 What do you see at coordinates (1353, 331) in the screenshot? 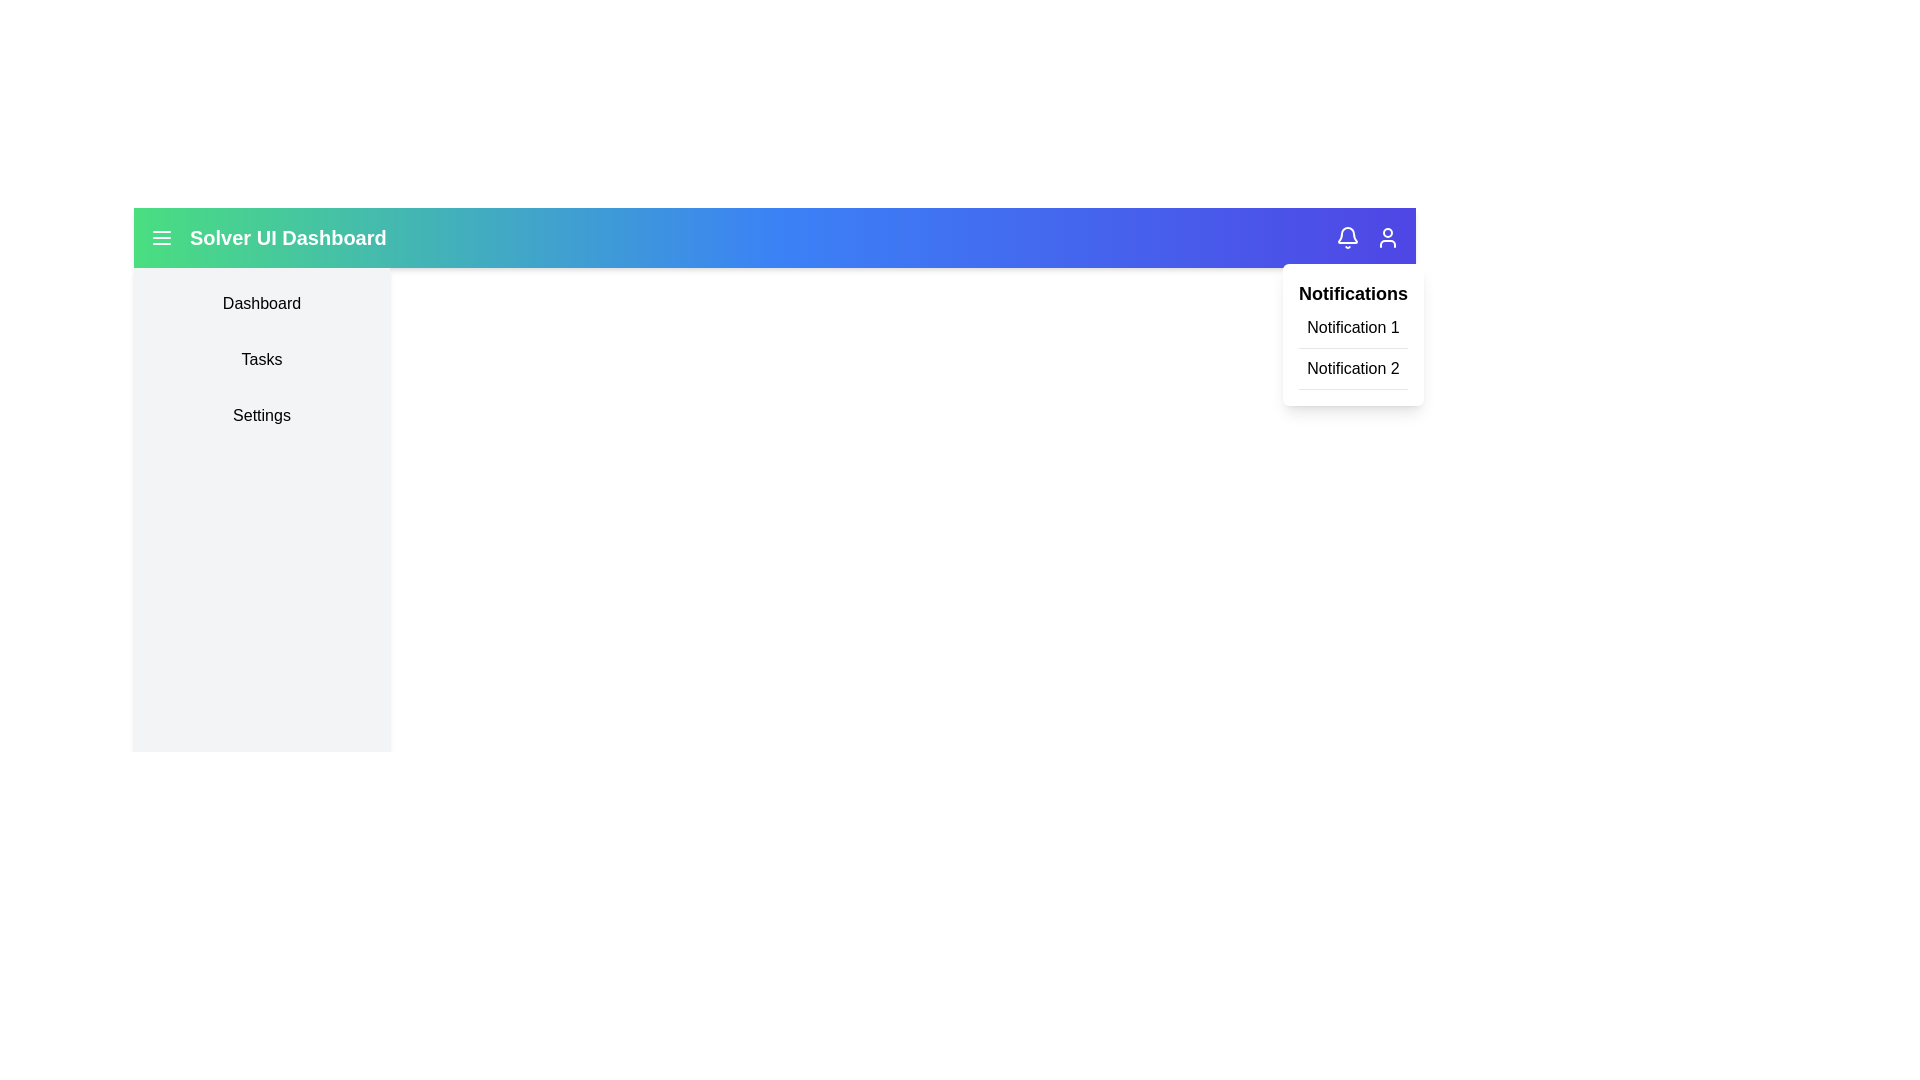
I see `the 'Notification 1' text label in the Notifications dropdown menu to interact with it` at bounding box center [1353, 331].